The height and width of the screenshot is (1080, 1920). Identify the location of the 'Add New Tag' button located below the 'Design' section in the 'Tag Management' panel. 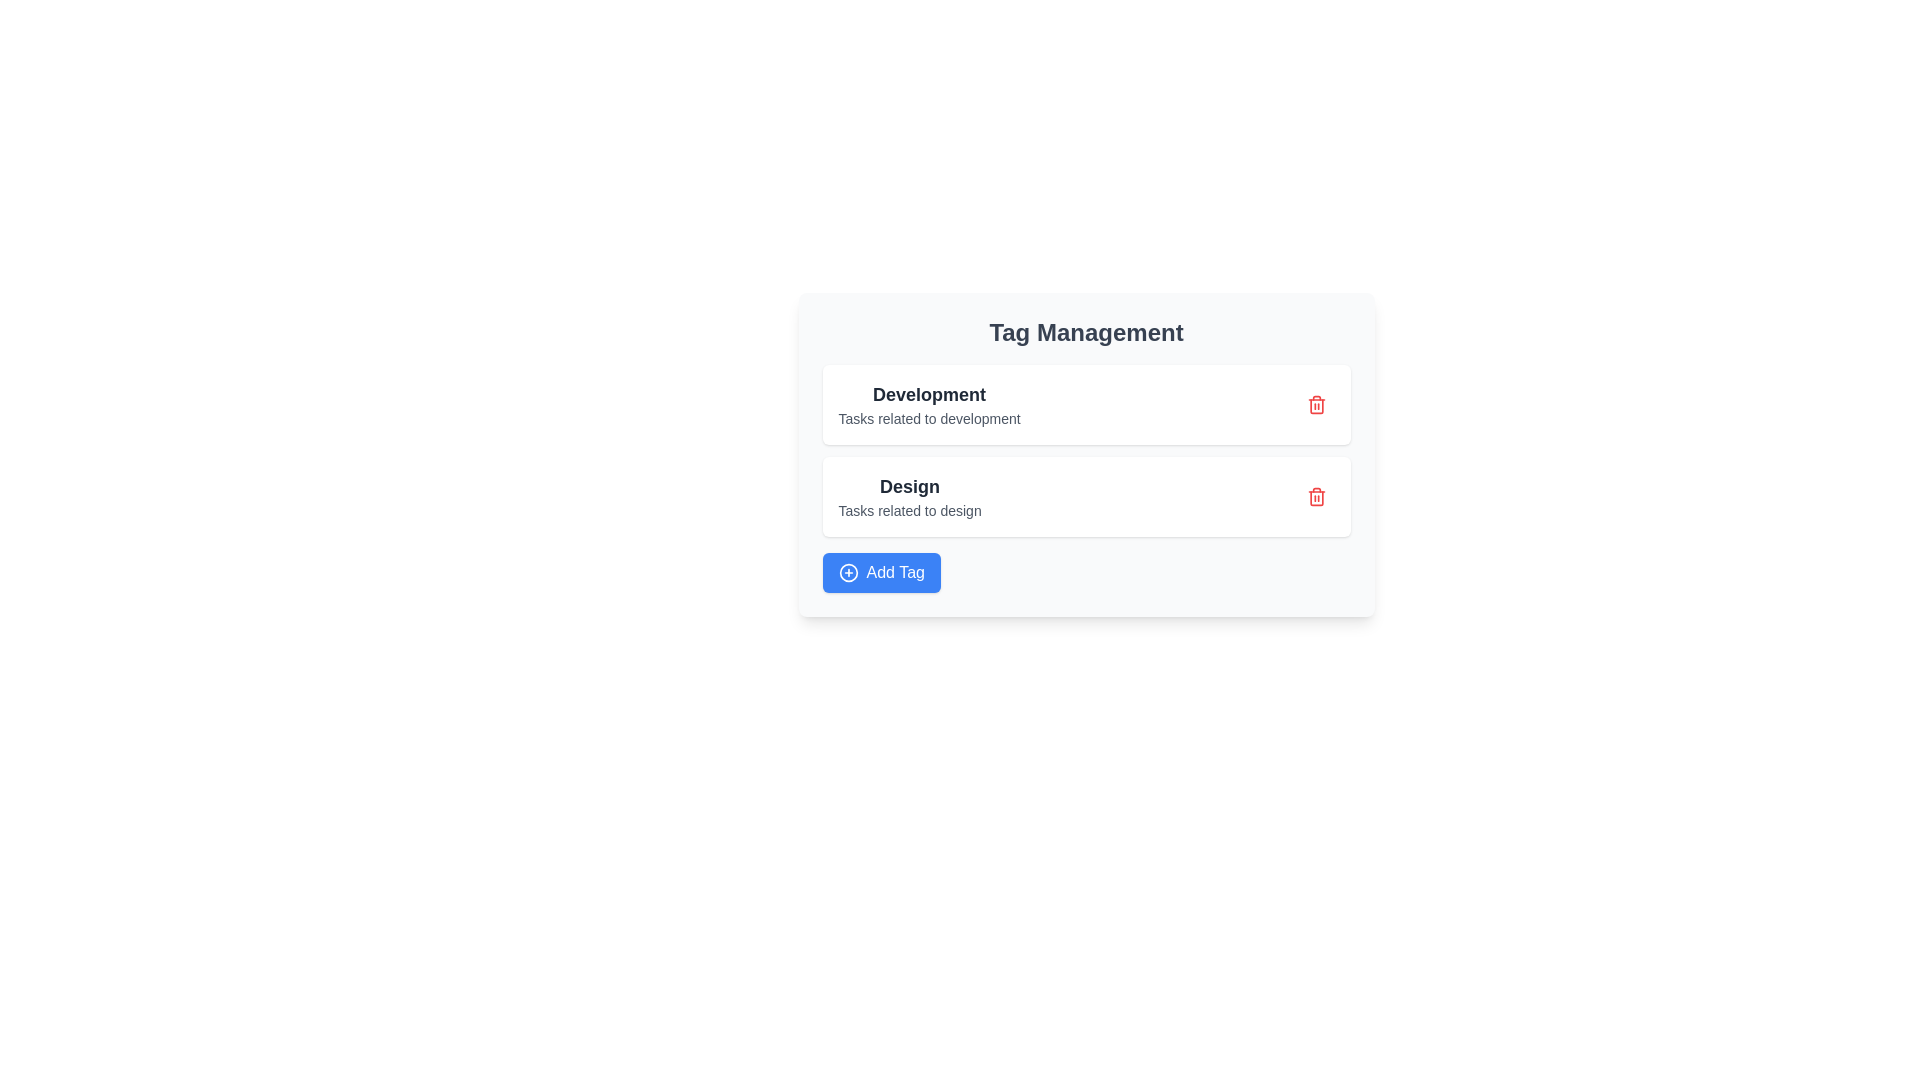
(880, 573).